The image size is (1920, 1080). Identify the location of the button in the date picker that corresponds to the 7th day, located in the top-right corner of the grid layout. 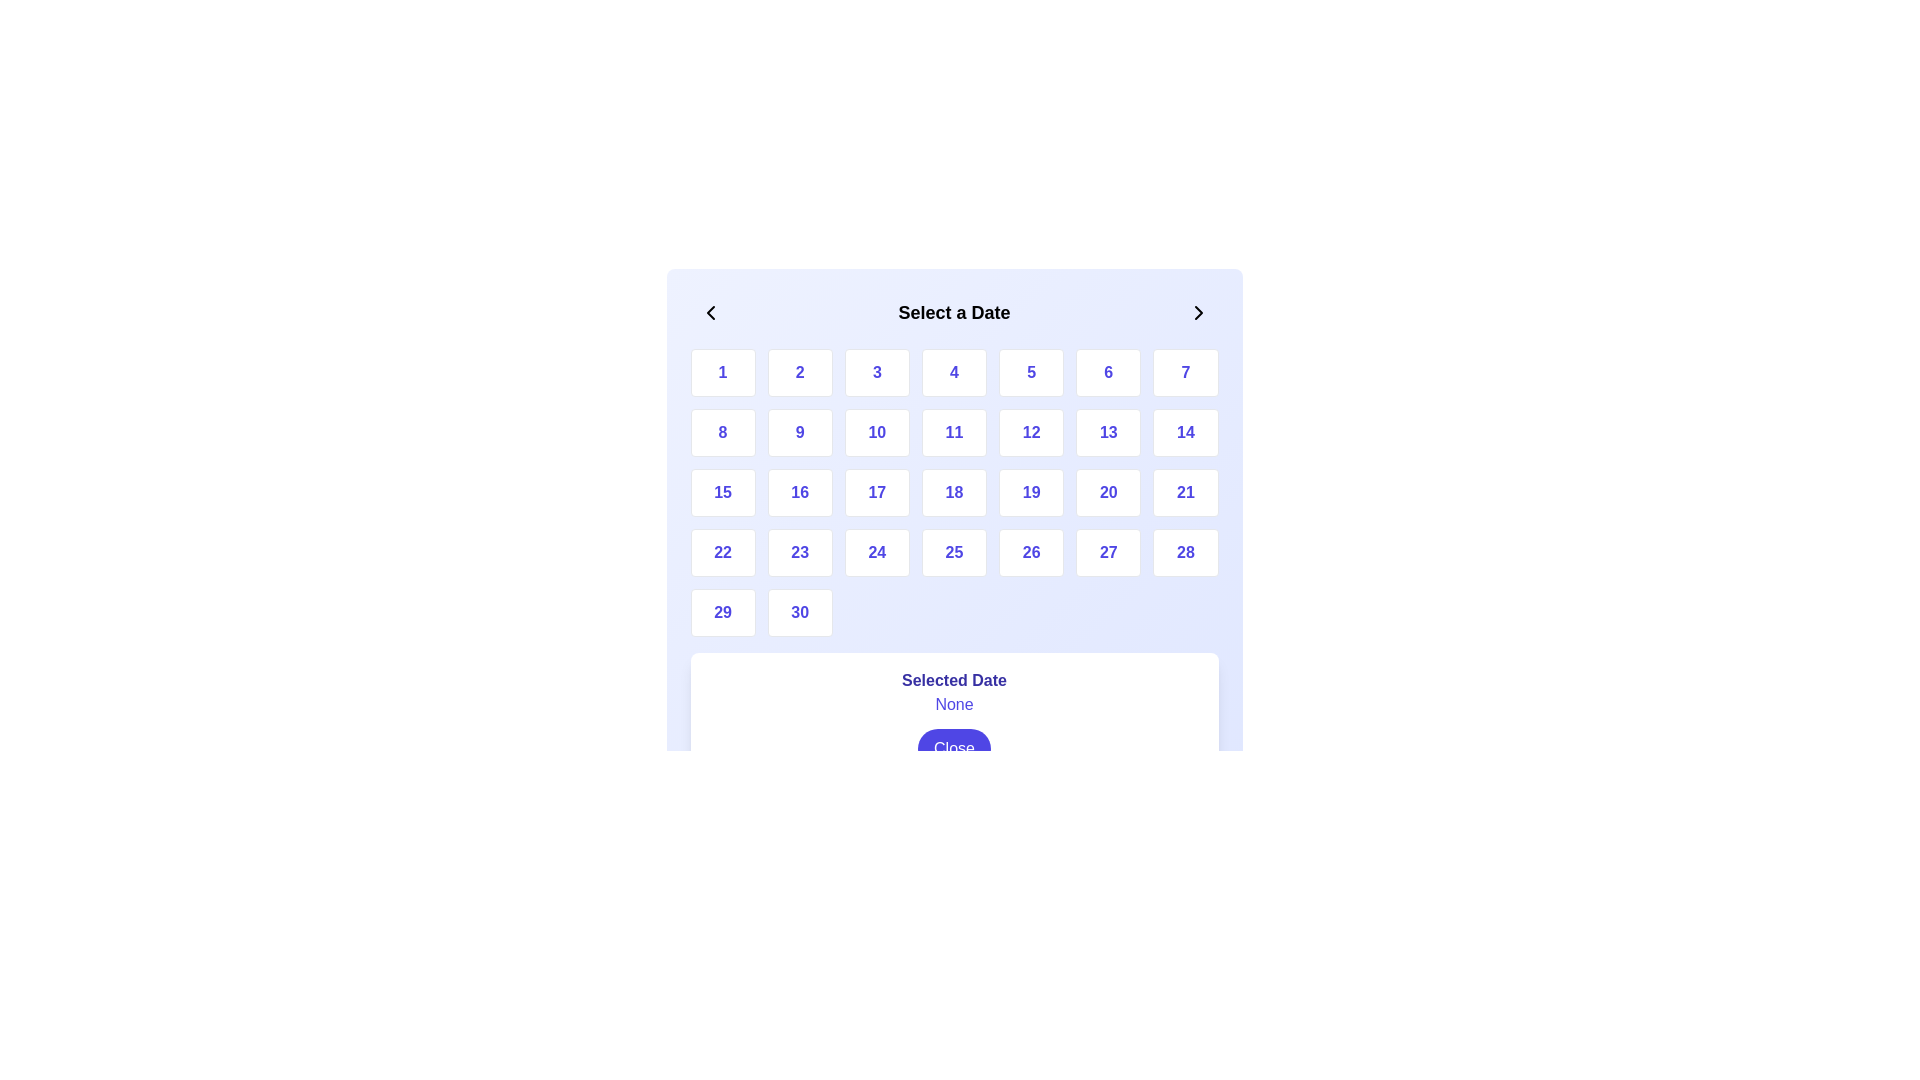
(1185, 373).